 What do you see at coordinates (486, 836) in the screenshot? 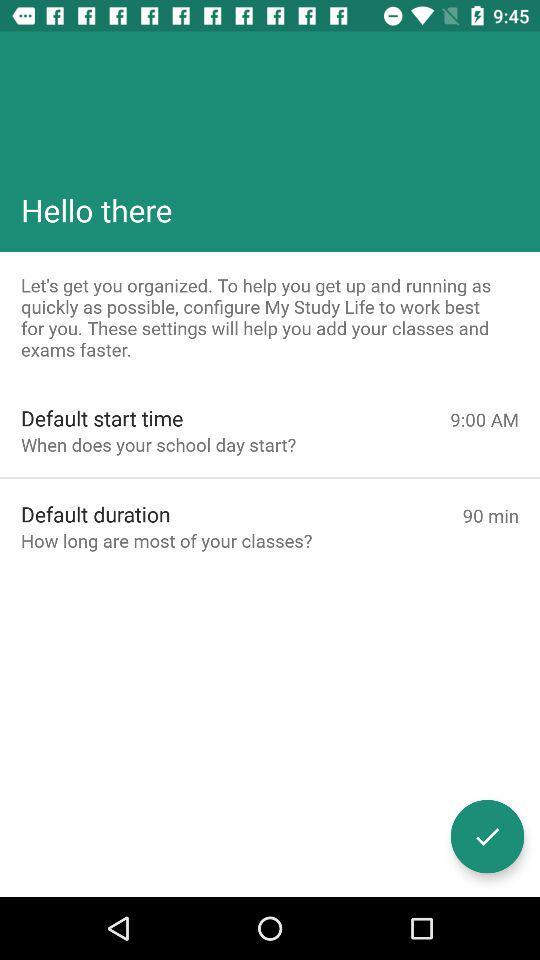
I see `approves for processing` at bounding box center [486, 836].